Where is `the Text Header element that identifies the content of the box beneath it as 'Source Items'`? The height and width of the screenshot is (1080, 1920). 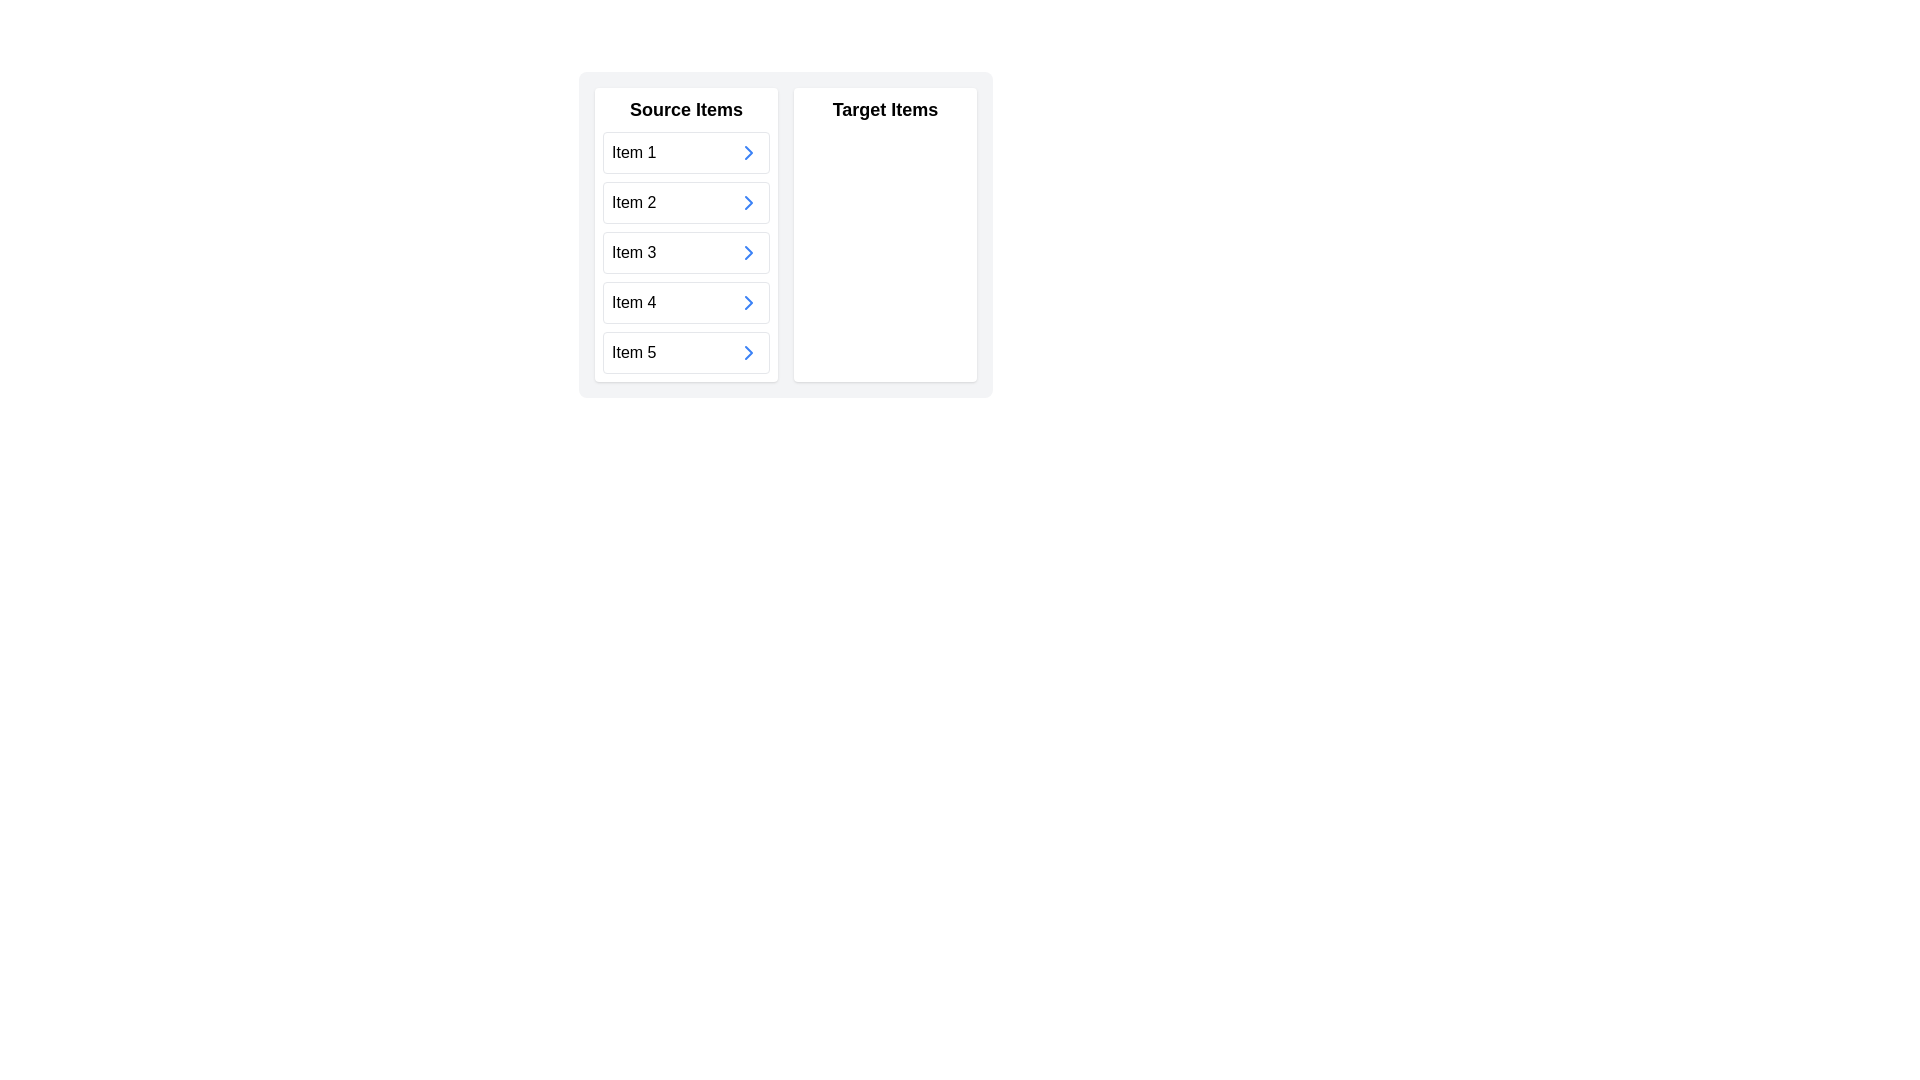 the Text Header element that identifies the content of the box beneath it as 'Source Items' is located at coordinates (686, 110).